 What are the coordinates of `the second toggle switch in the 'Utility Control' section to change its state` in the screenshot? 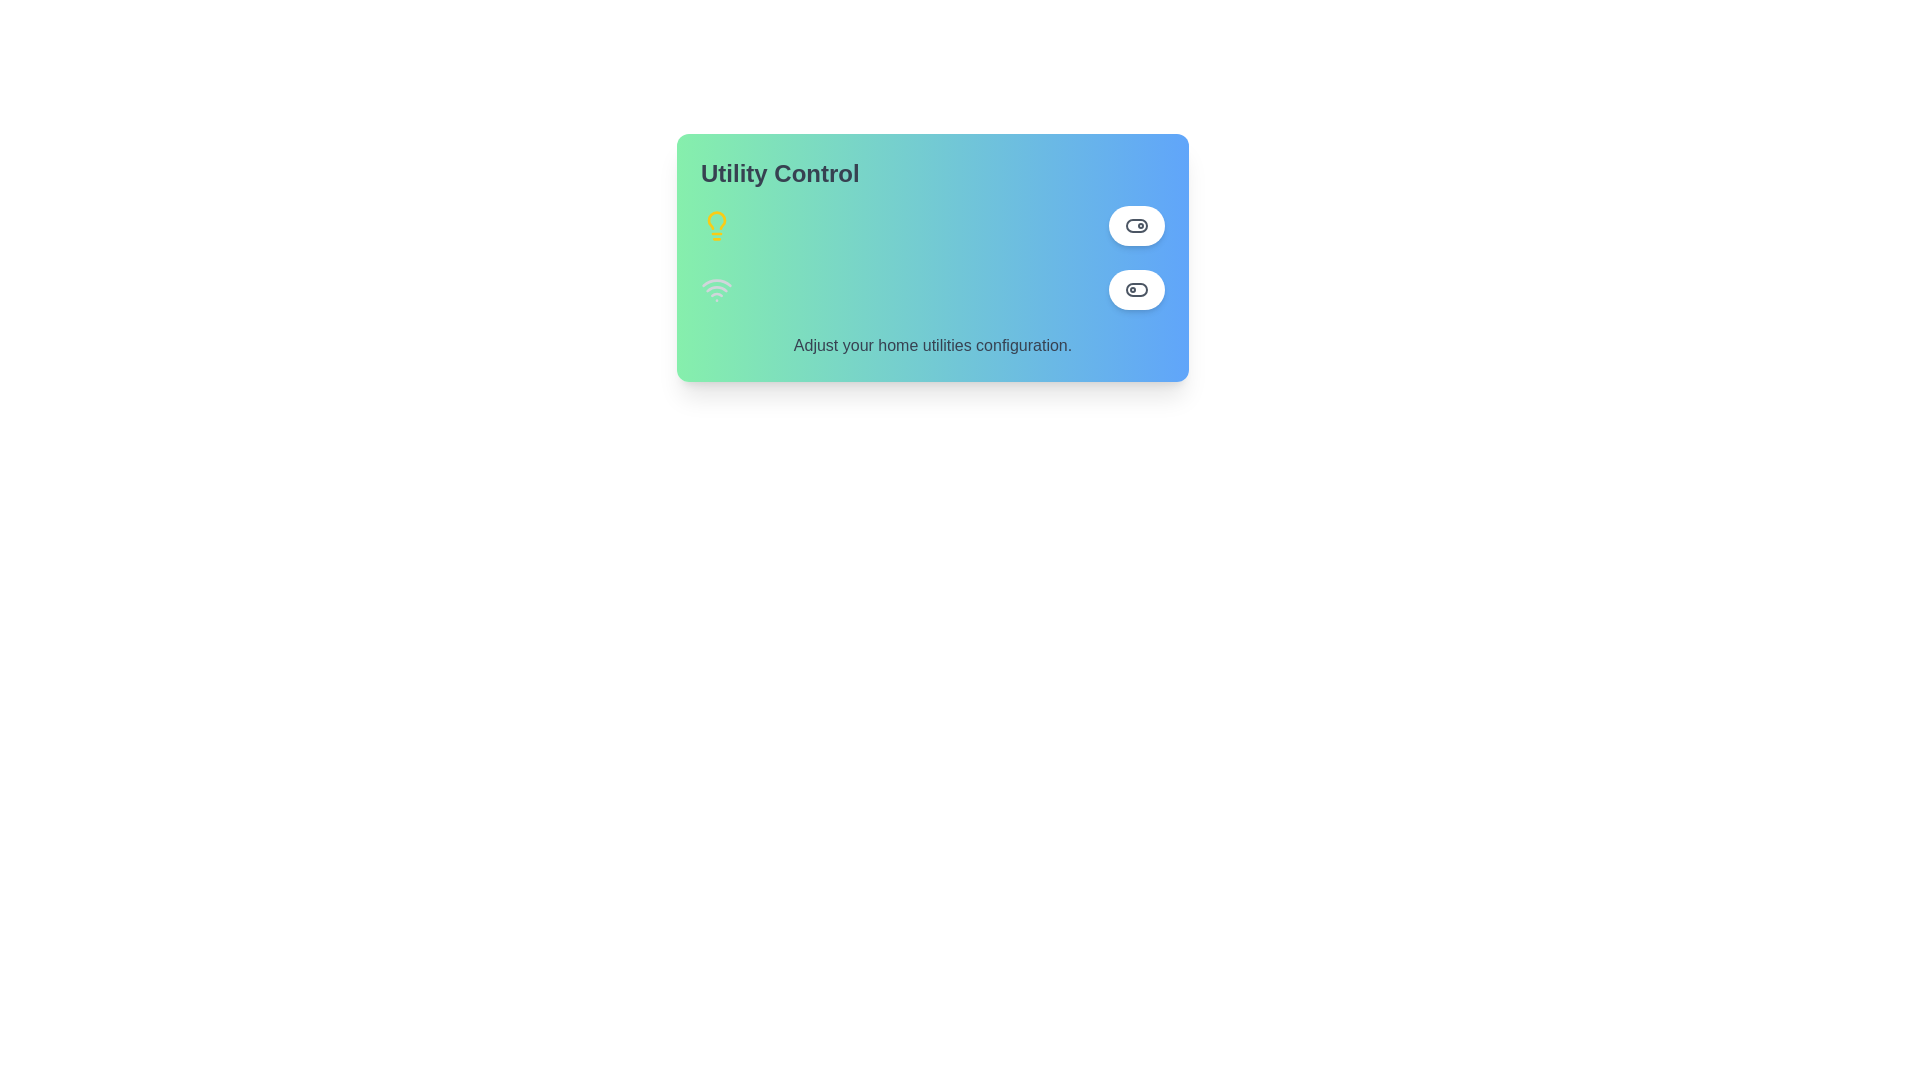 It's located at (1137, 289).